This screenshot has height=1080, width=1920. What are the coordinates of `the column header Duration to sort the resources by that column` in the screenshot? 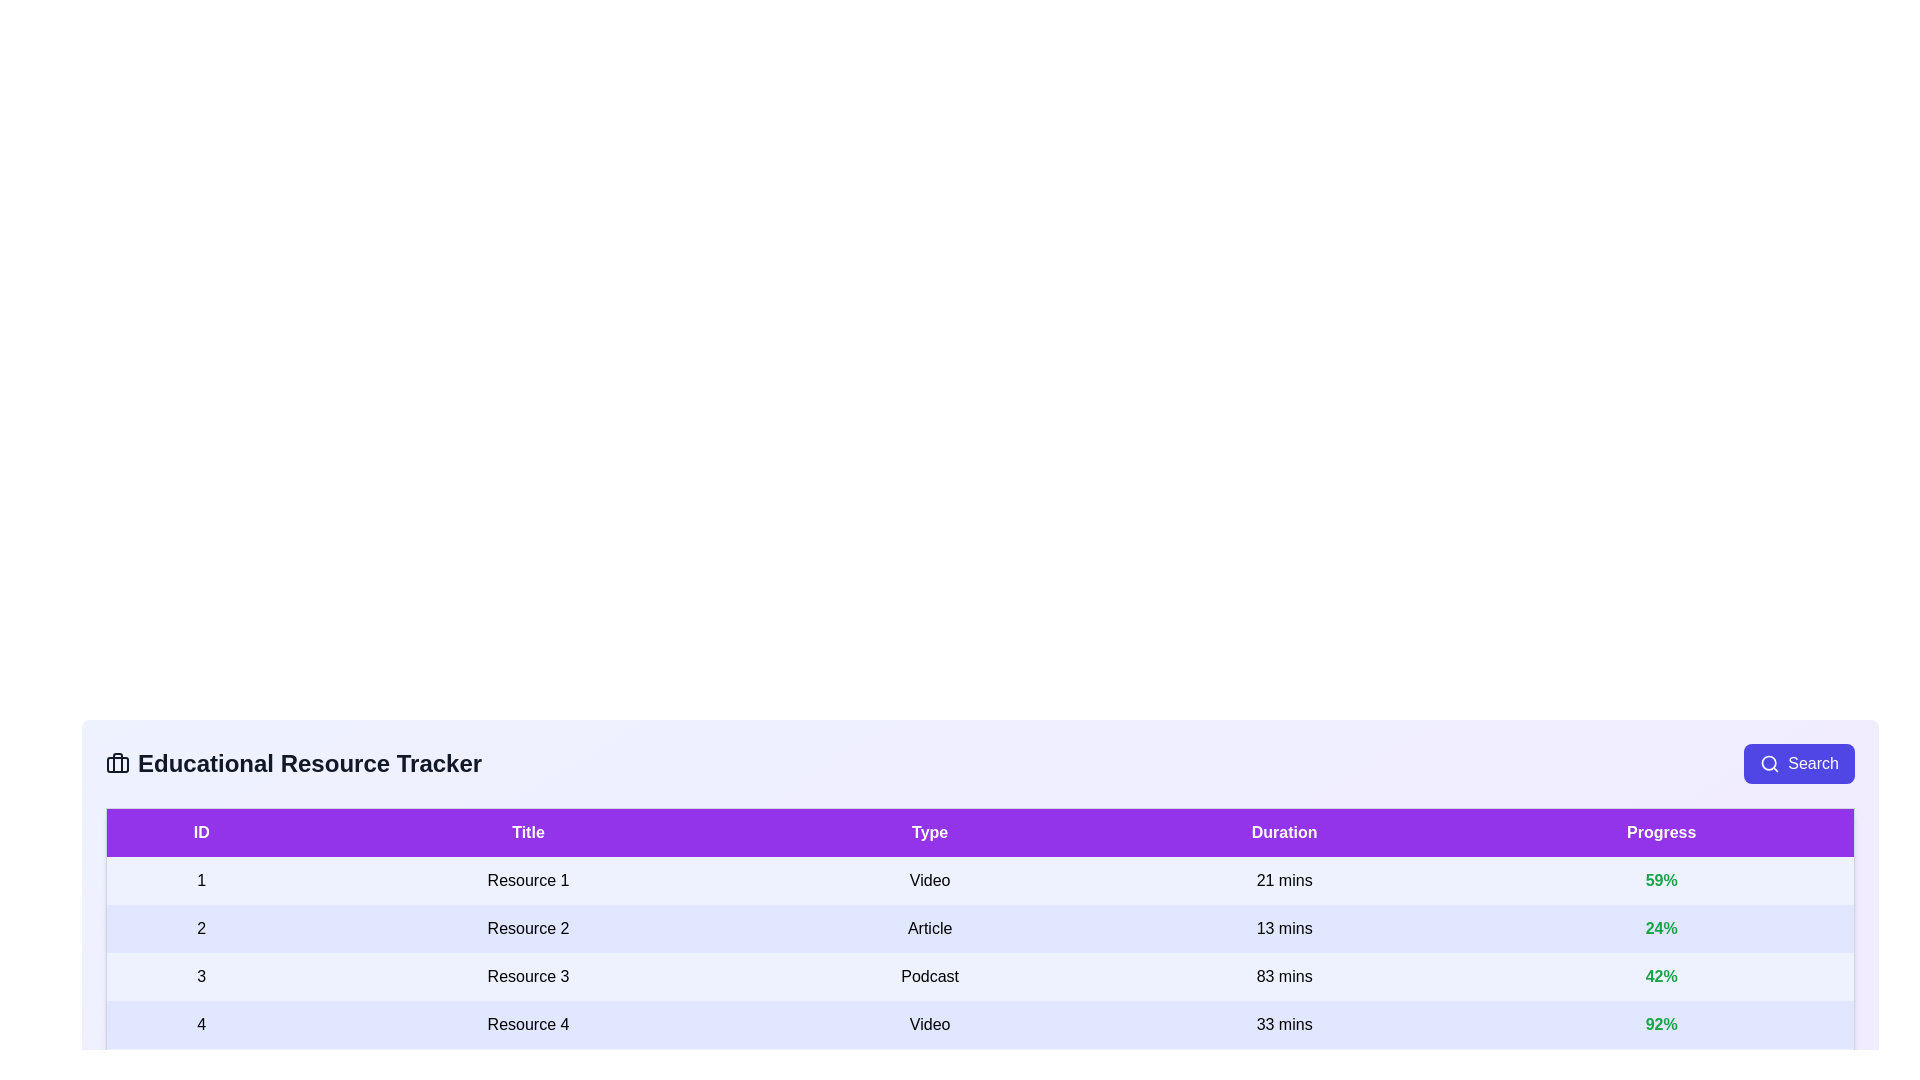 It's located at (1284, 832).